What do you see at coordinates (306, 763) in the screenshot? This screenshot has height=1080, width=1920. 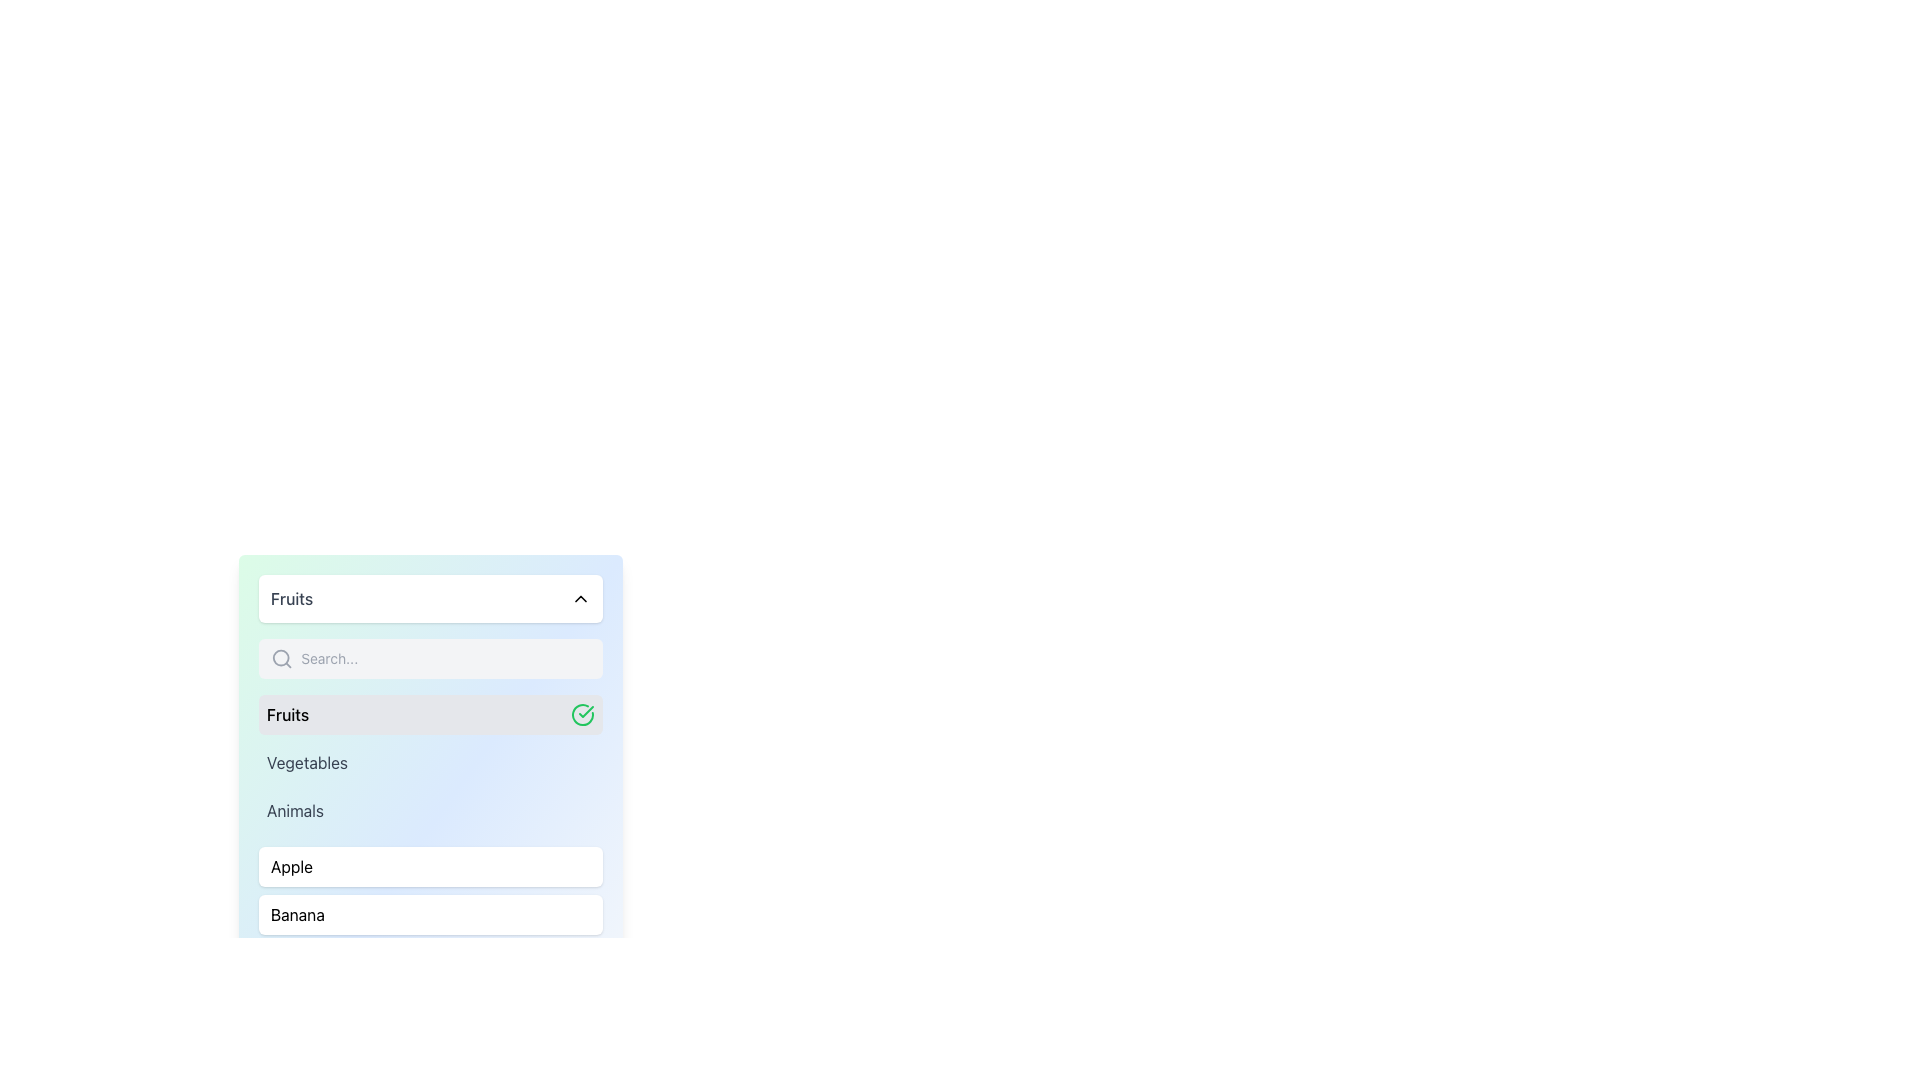 I see `the text label displaying 'Vegetables', which is styled in dark gray and located under the 'Fruits' section in the dropdown list` at bounding box center [306, 763].